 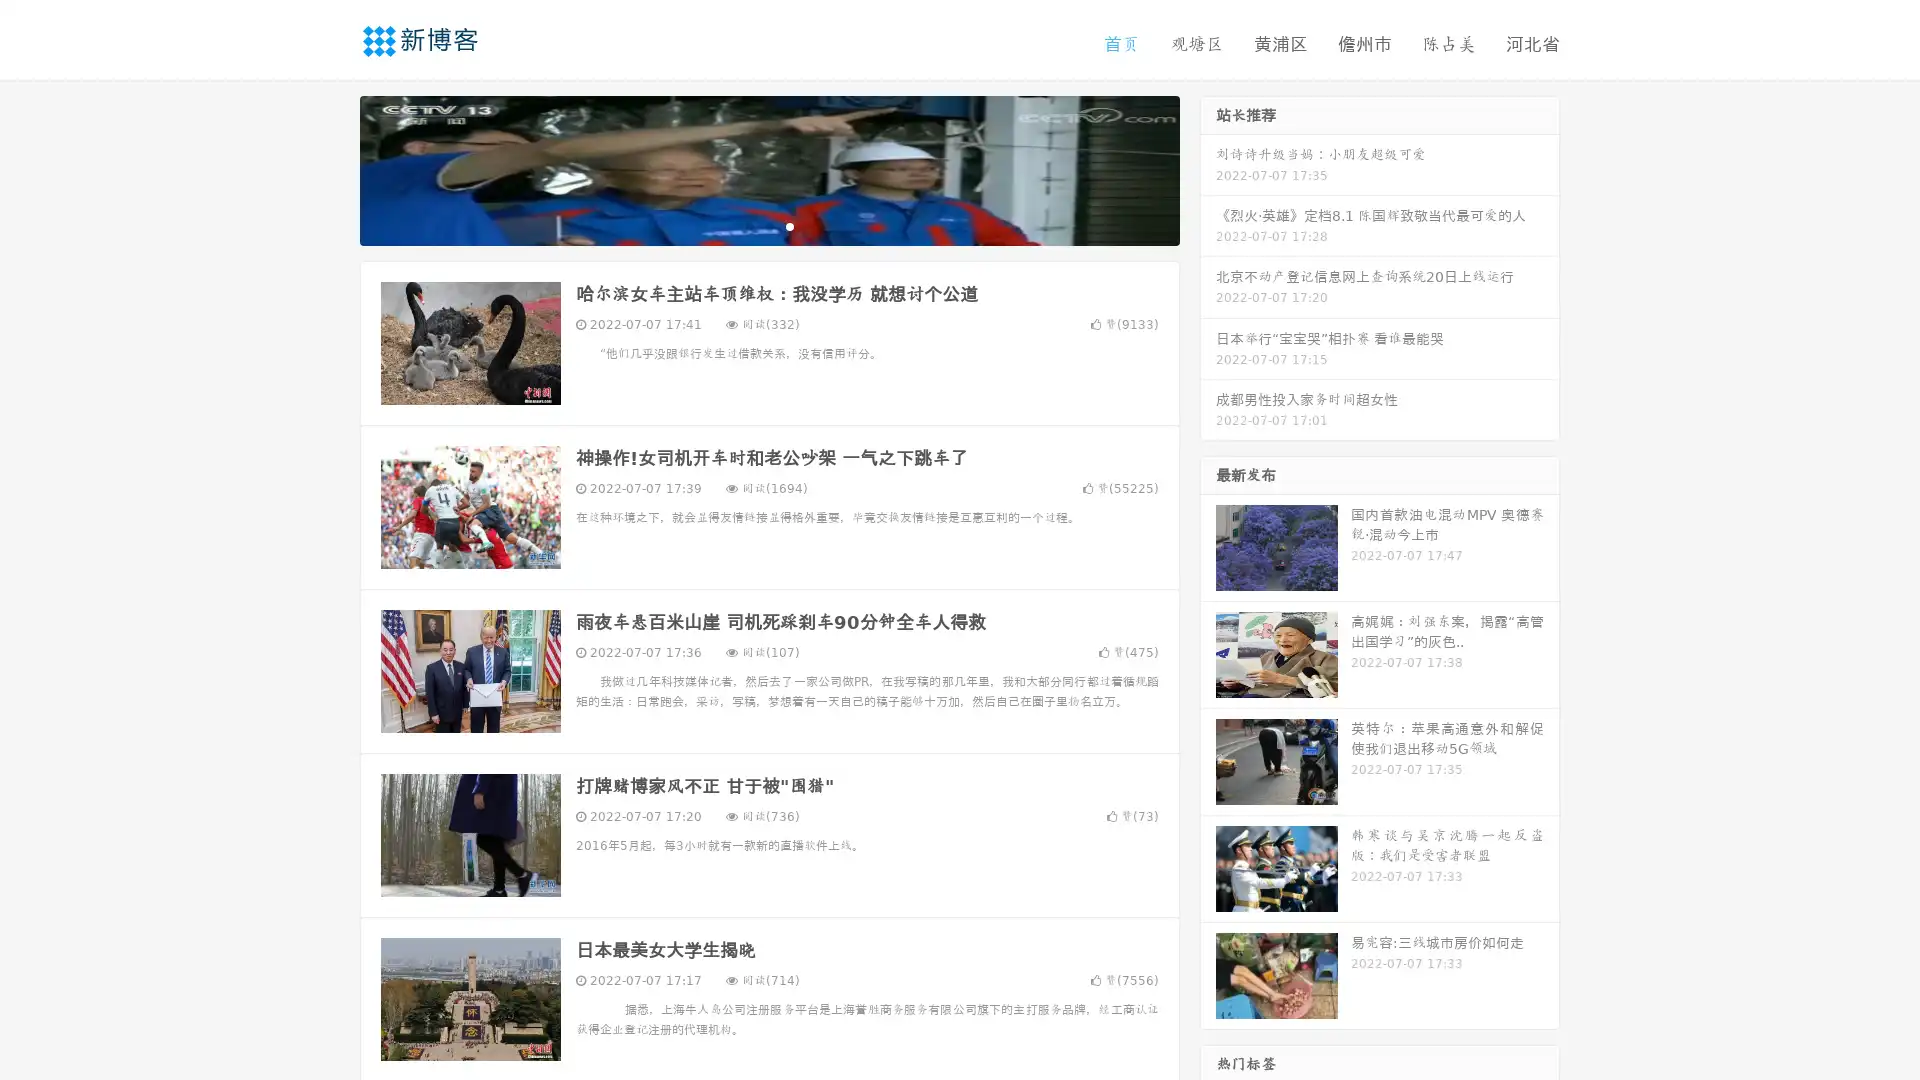 What do you see at coordinates (768, 225) in the screenshot?
I see `Go to slide 2` at bounding box center [768, 225].